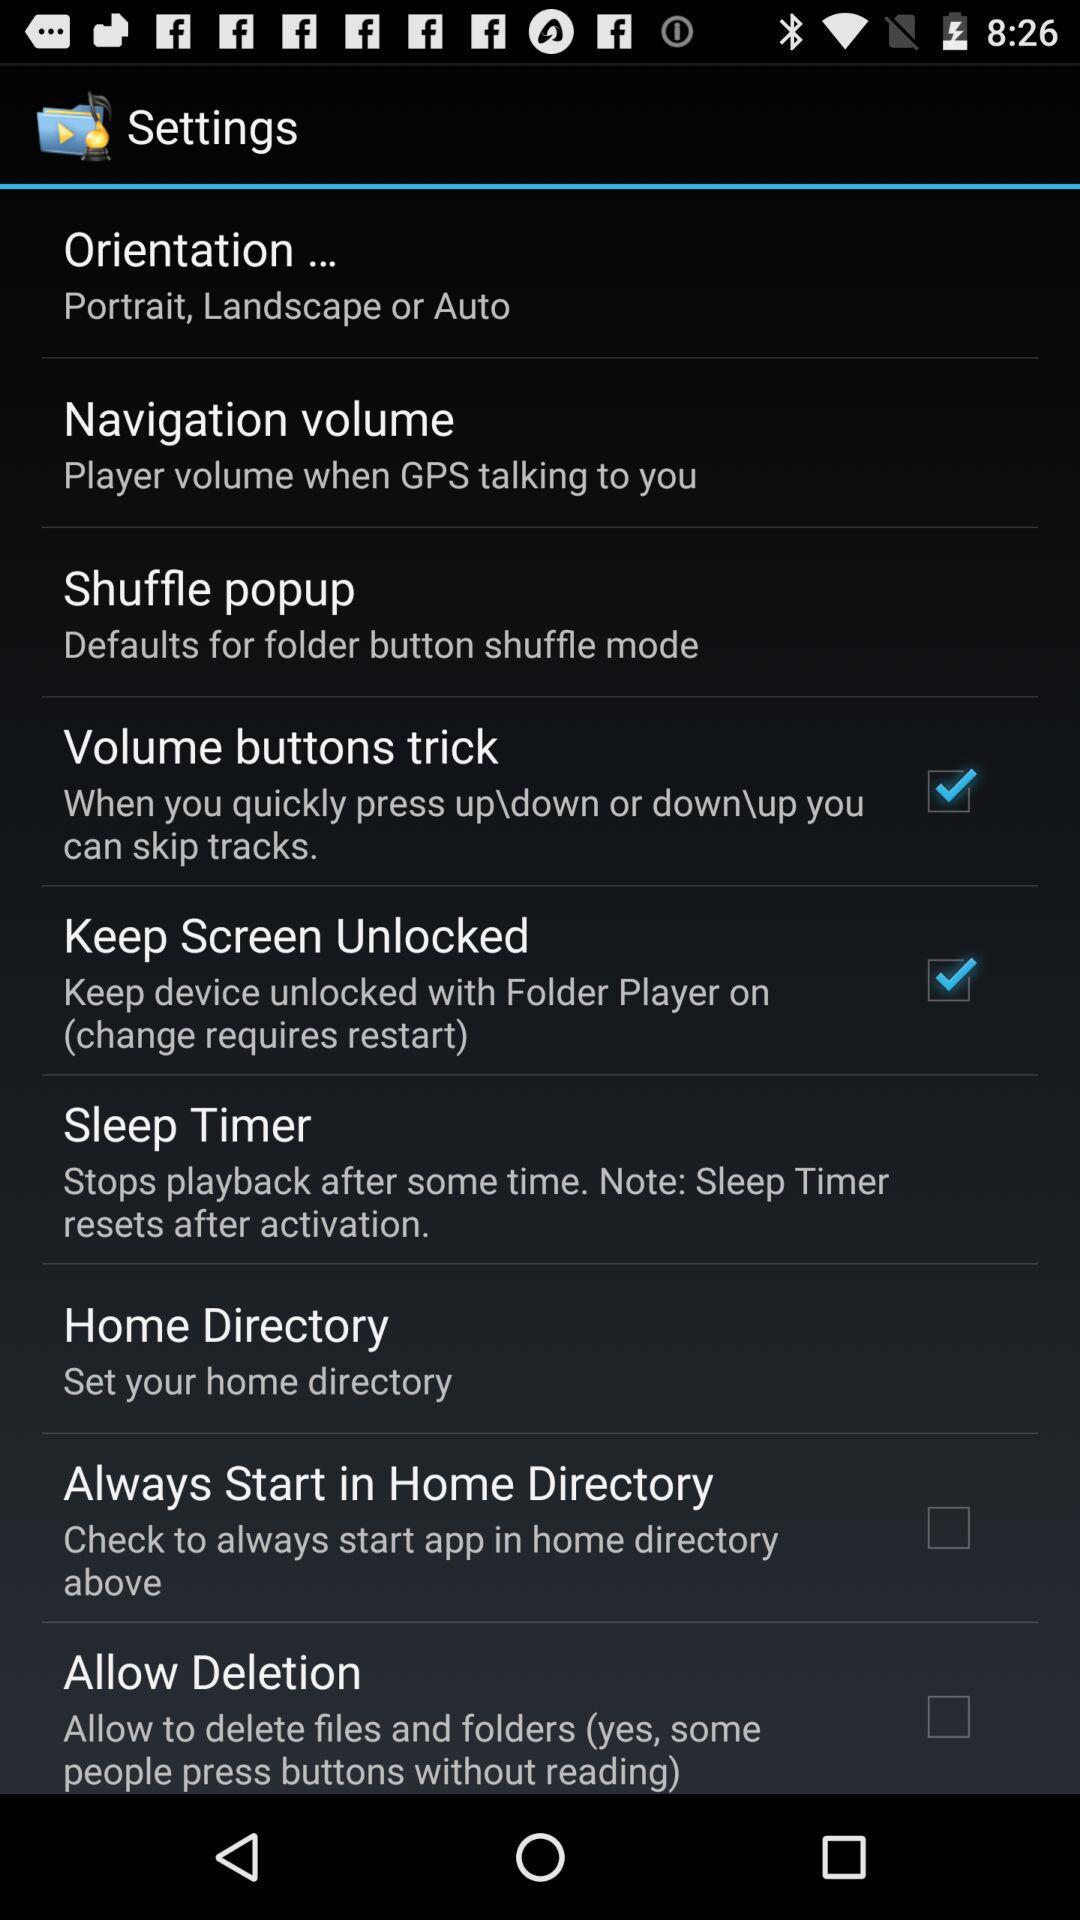 This screenshot has width=1080, height=1920. I want to click on icon below the allow deletion app, so click(463, 1747).